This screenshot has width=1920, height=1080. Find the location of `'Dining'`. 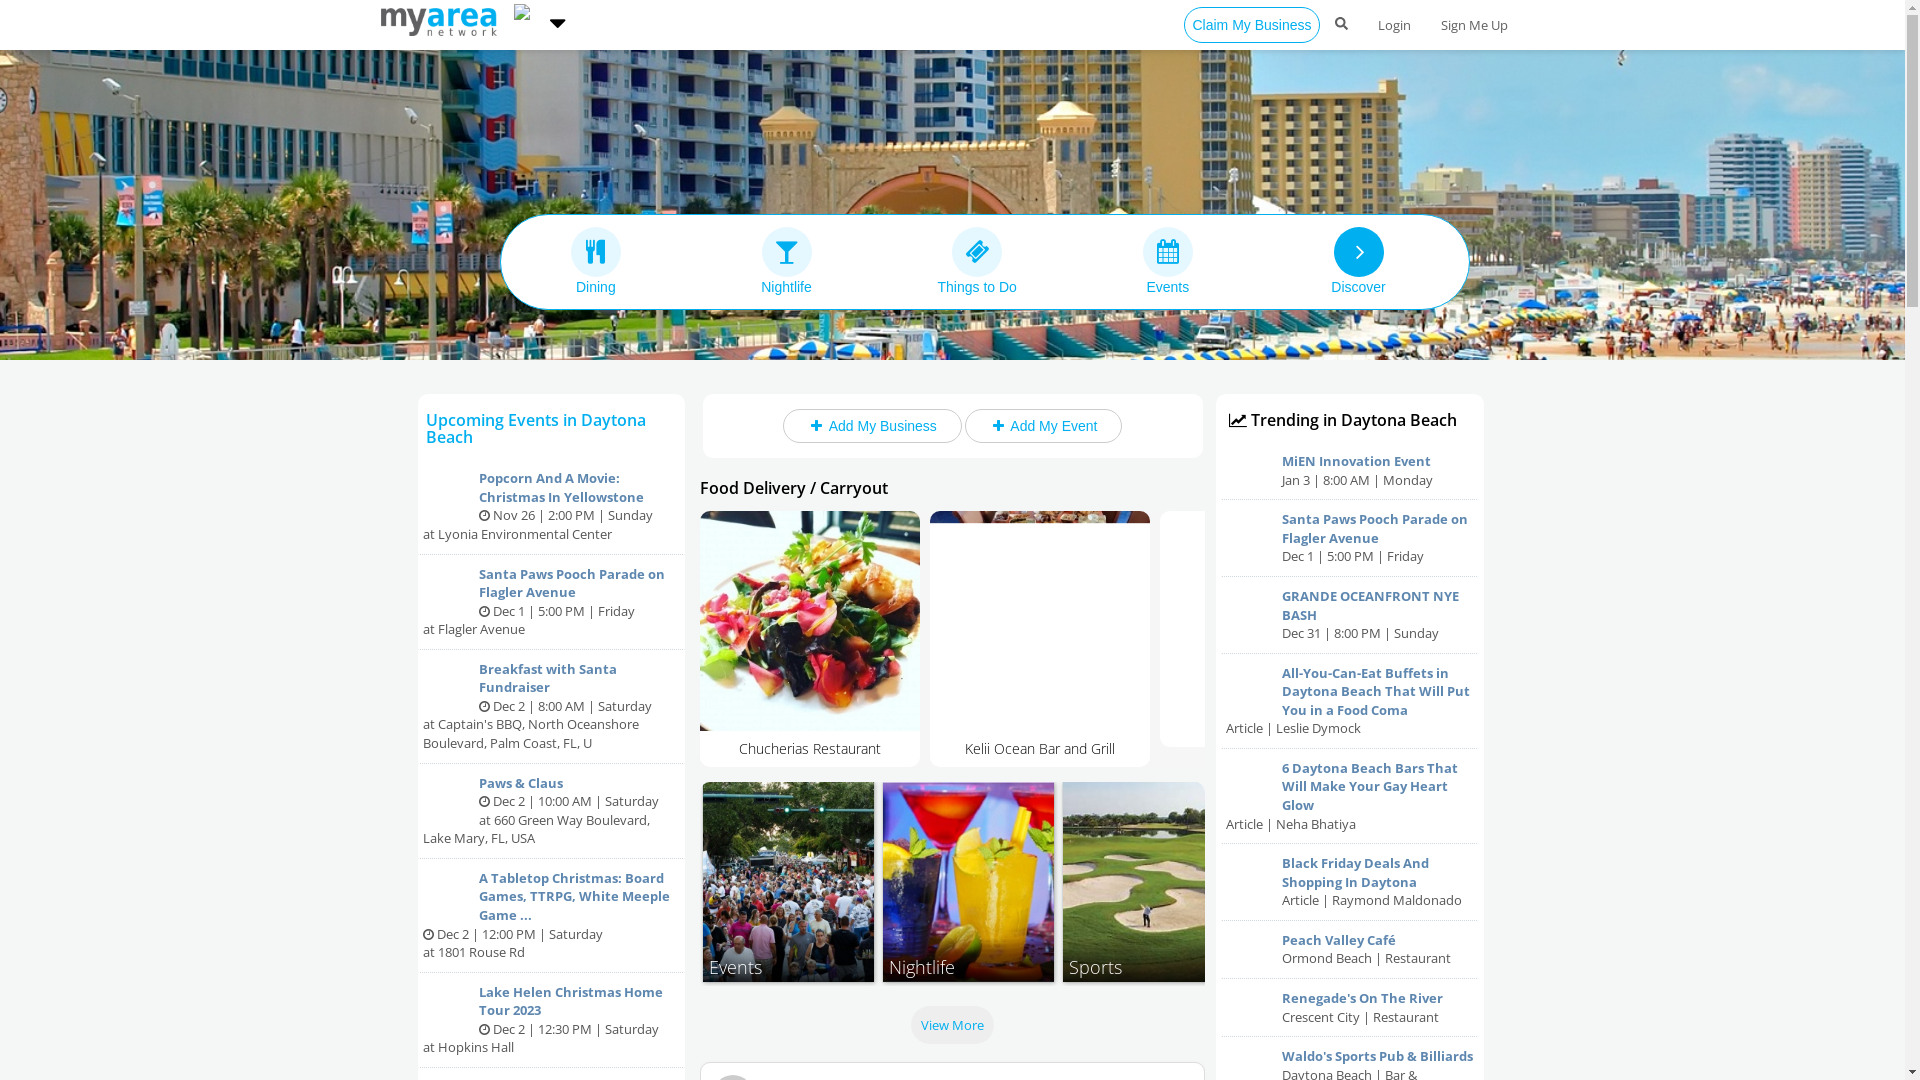

'Dining' is located at coordinates (594, 260).